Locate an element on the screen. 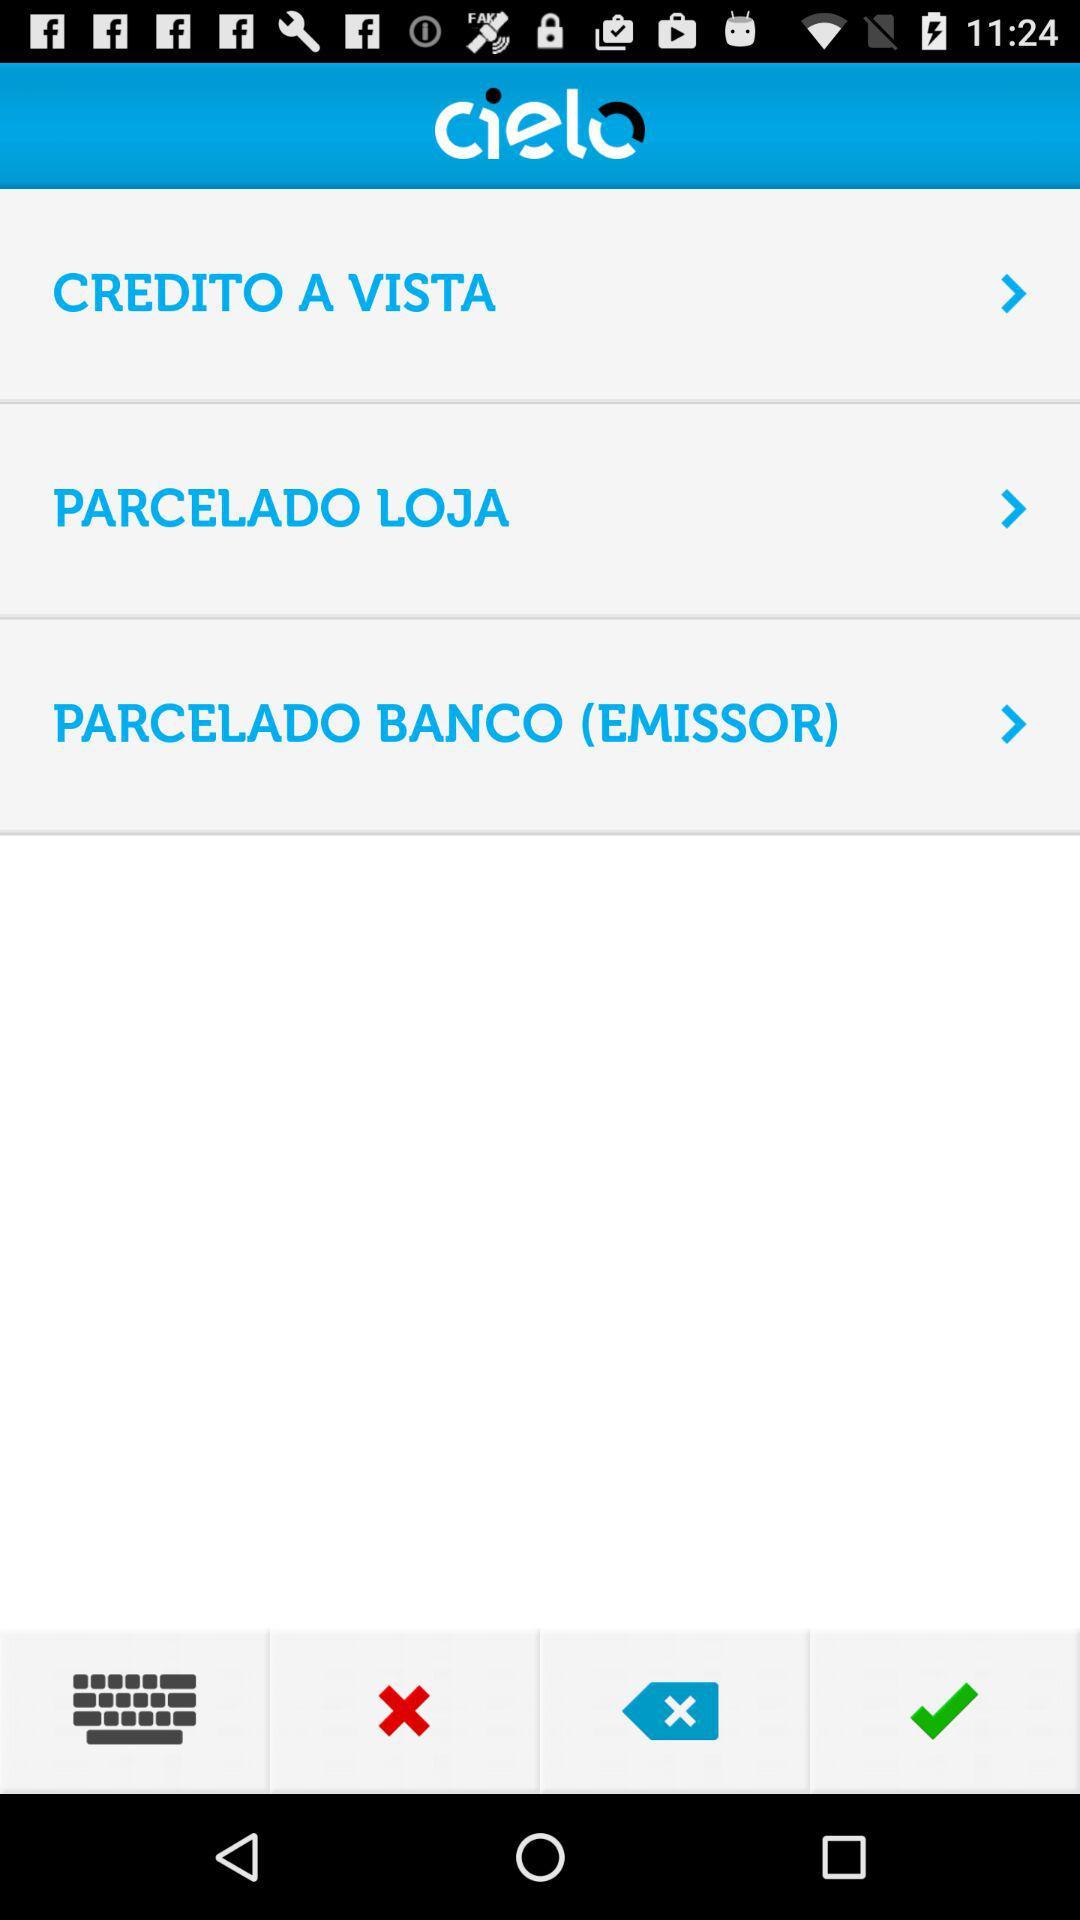  icon below credito a vista item is located at coordinates (540, 400).